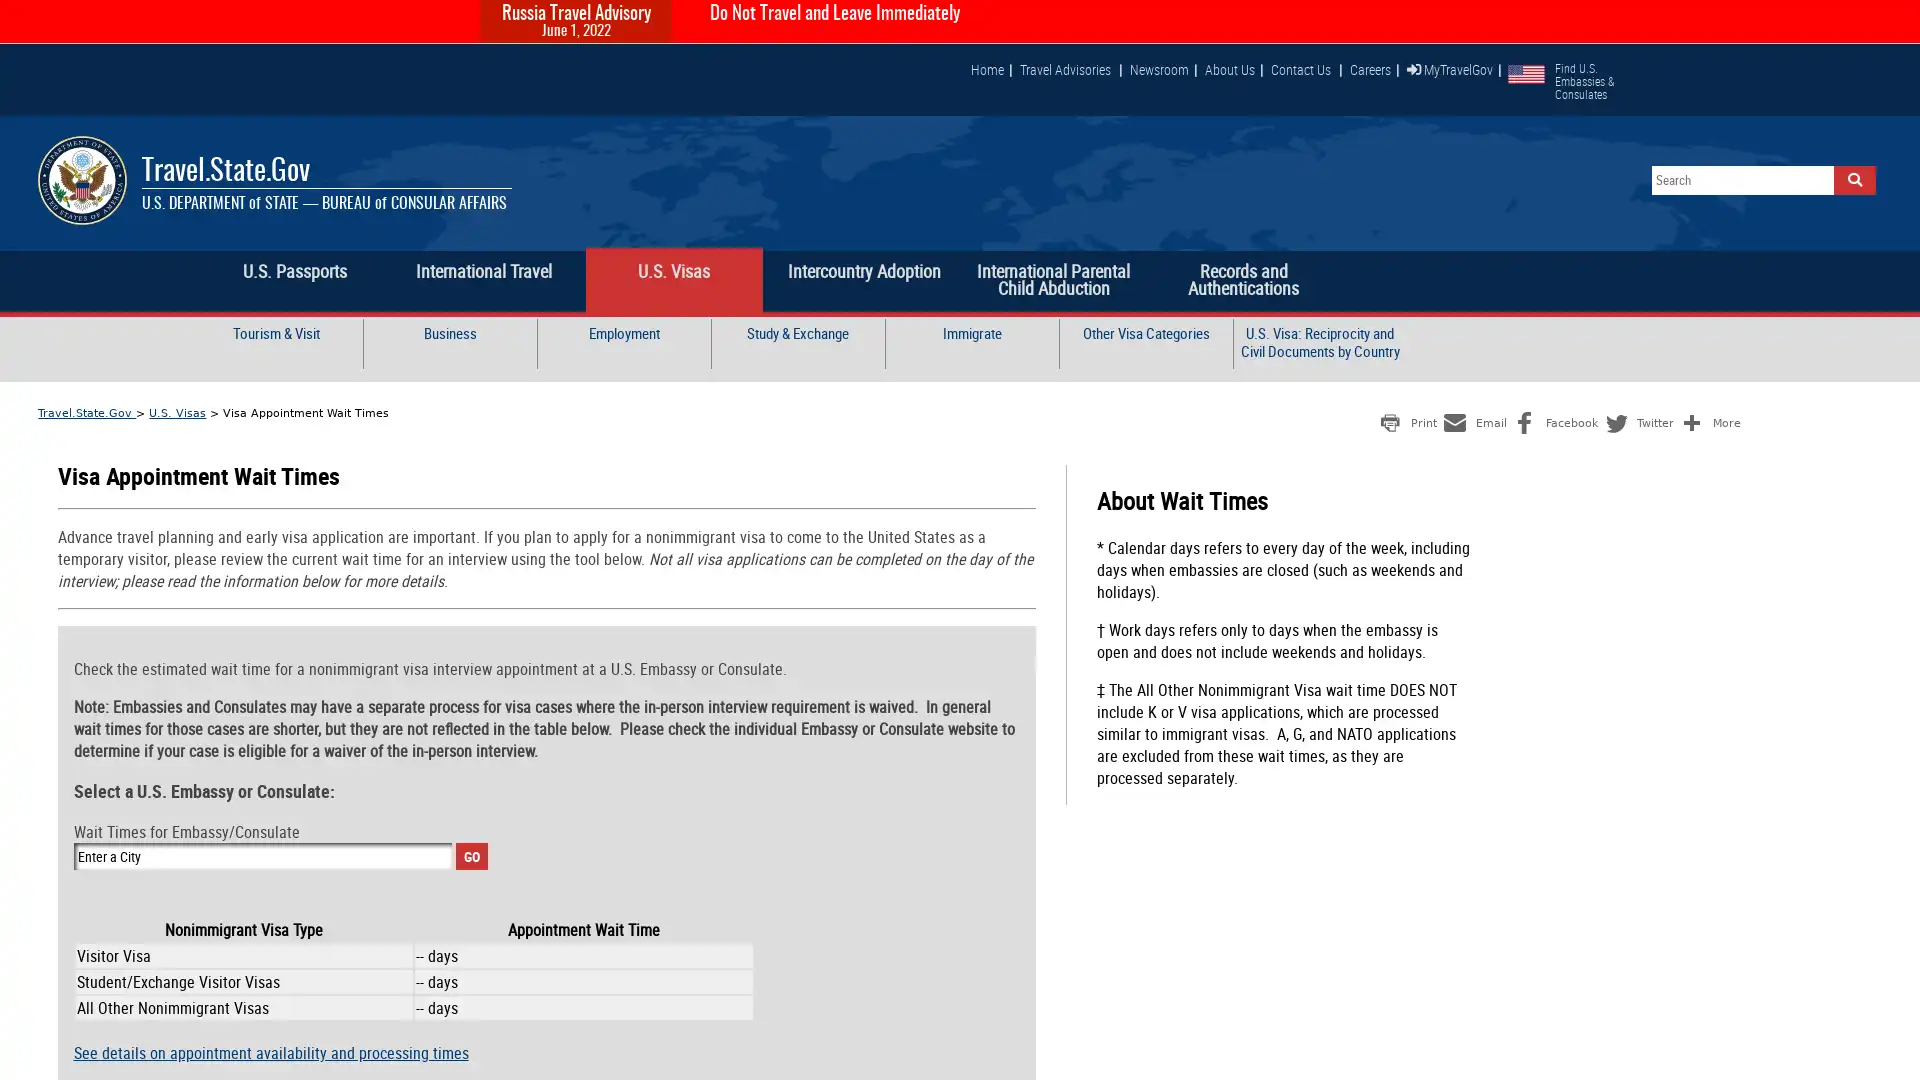 The image size is (1920, 1080). Describe the element at coordinates (1473, 420) in the screenshot. I see `Share to Email Email` at that location.